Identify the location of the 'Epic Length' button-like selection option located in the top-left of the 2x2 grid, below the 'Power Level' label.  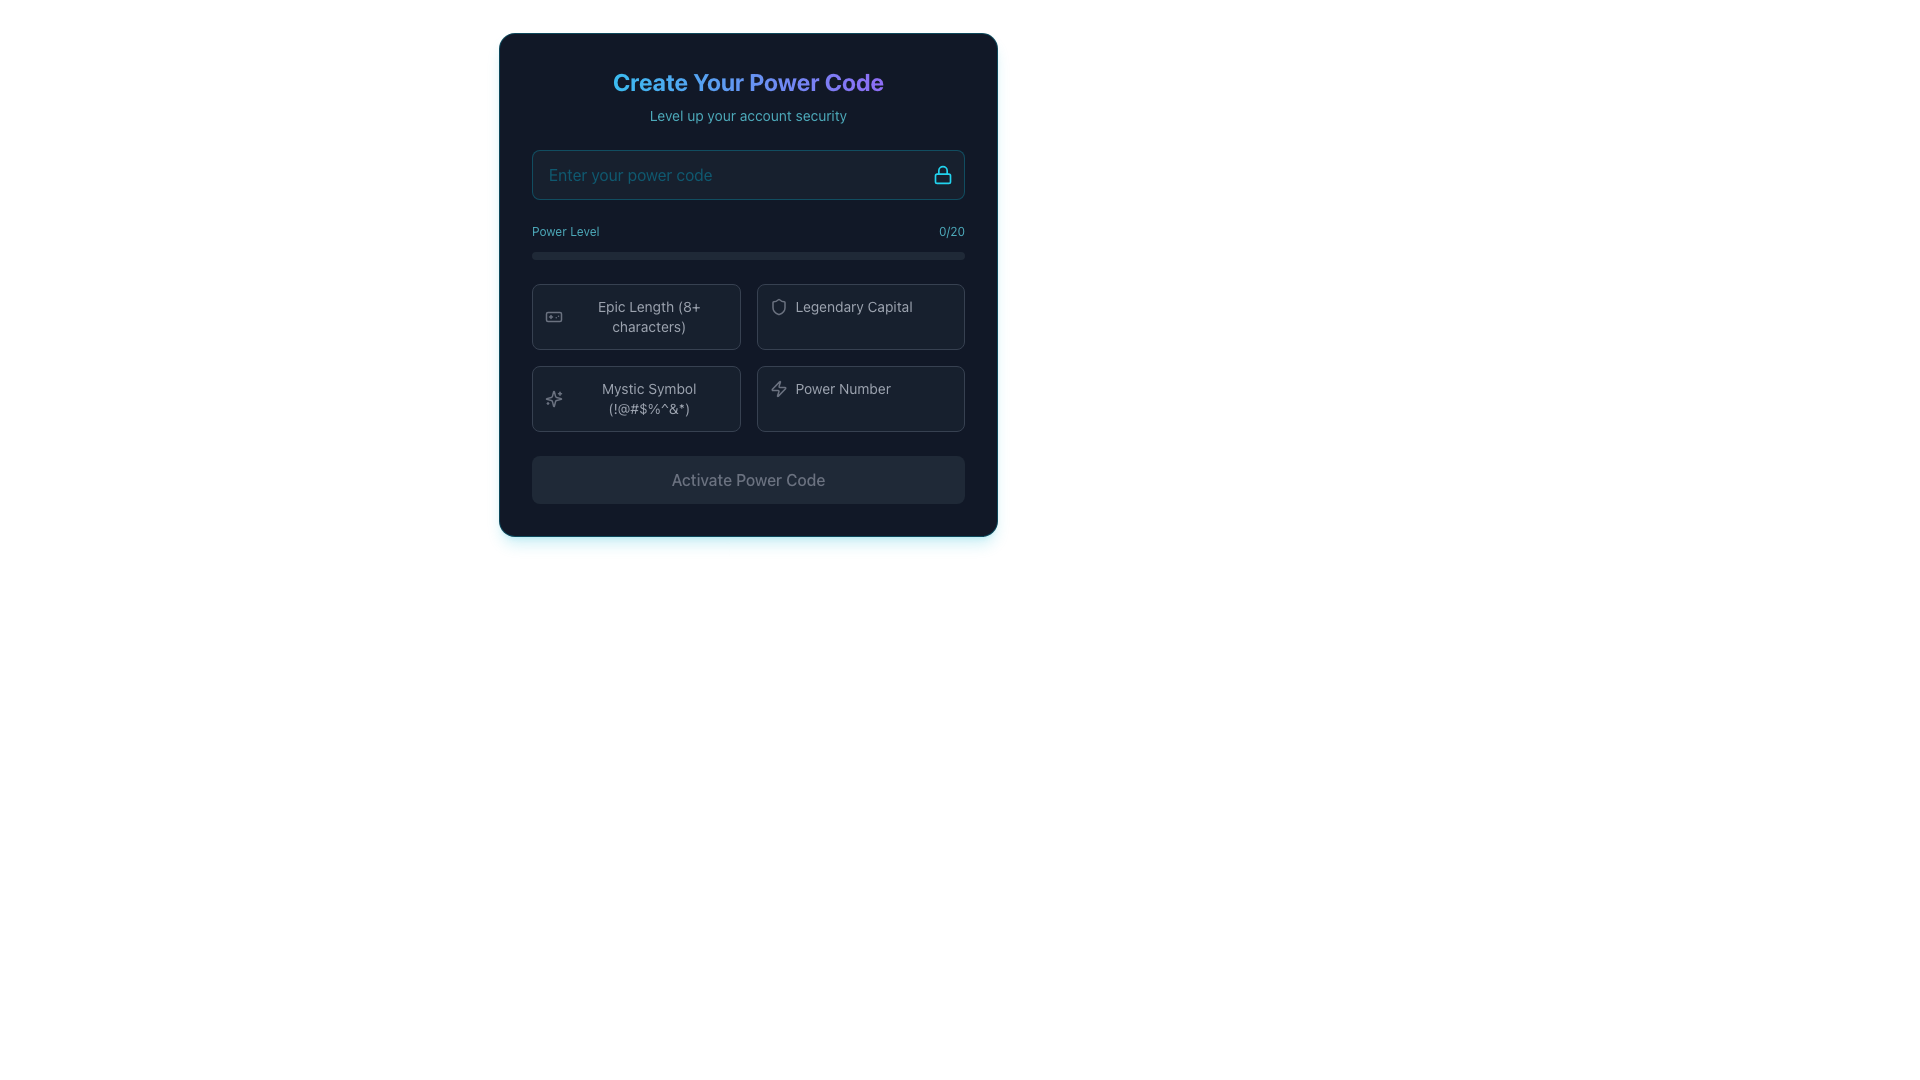
(635, 315).